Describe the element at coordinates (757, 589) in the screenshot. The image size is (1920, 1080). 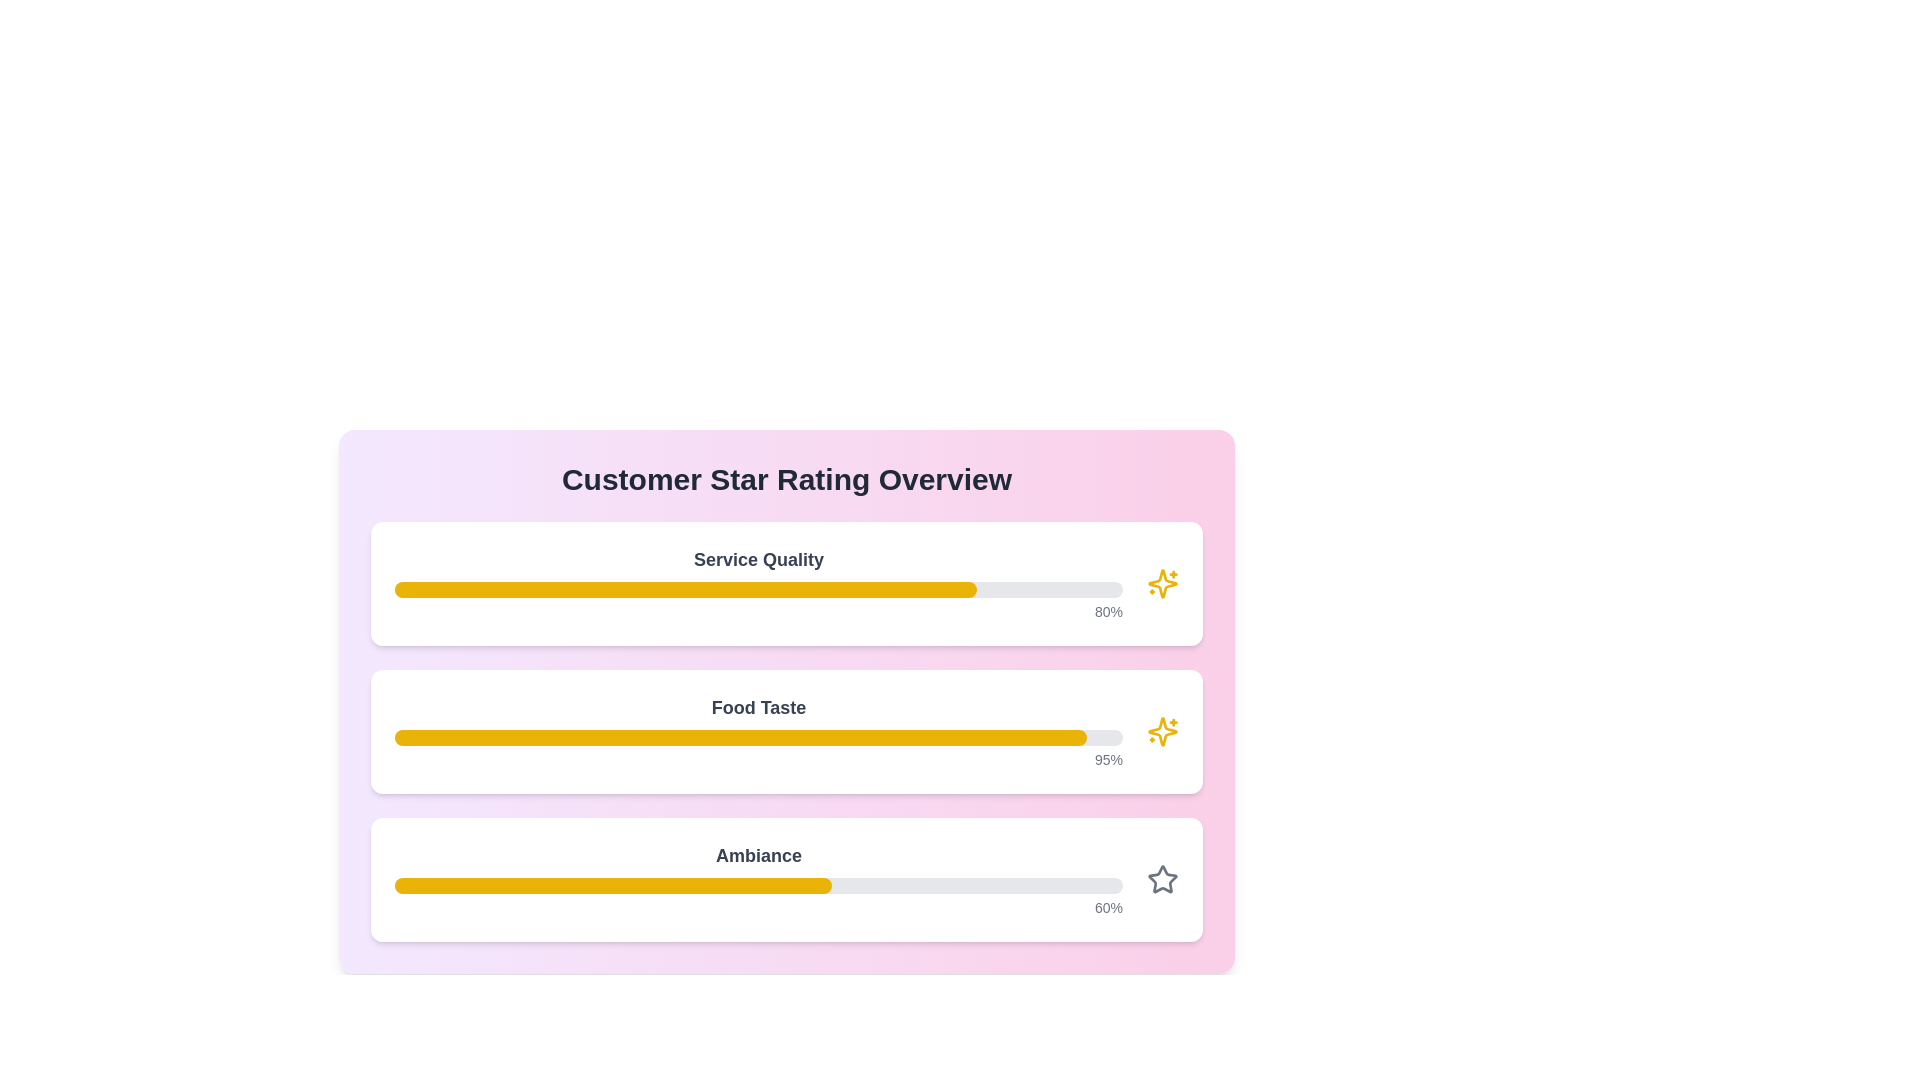
I see `the Progress Bar that visually indicates 80% completion for 'Service Quality', located below the 'Service Quality' label and above the percentage text '80%' in the first card of the 'Customer Star Rating Overview' section` at that location.